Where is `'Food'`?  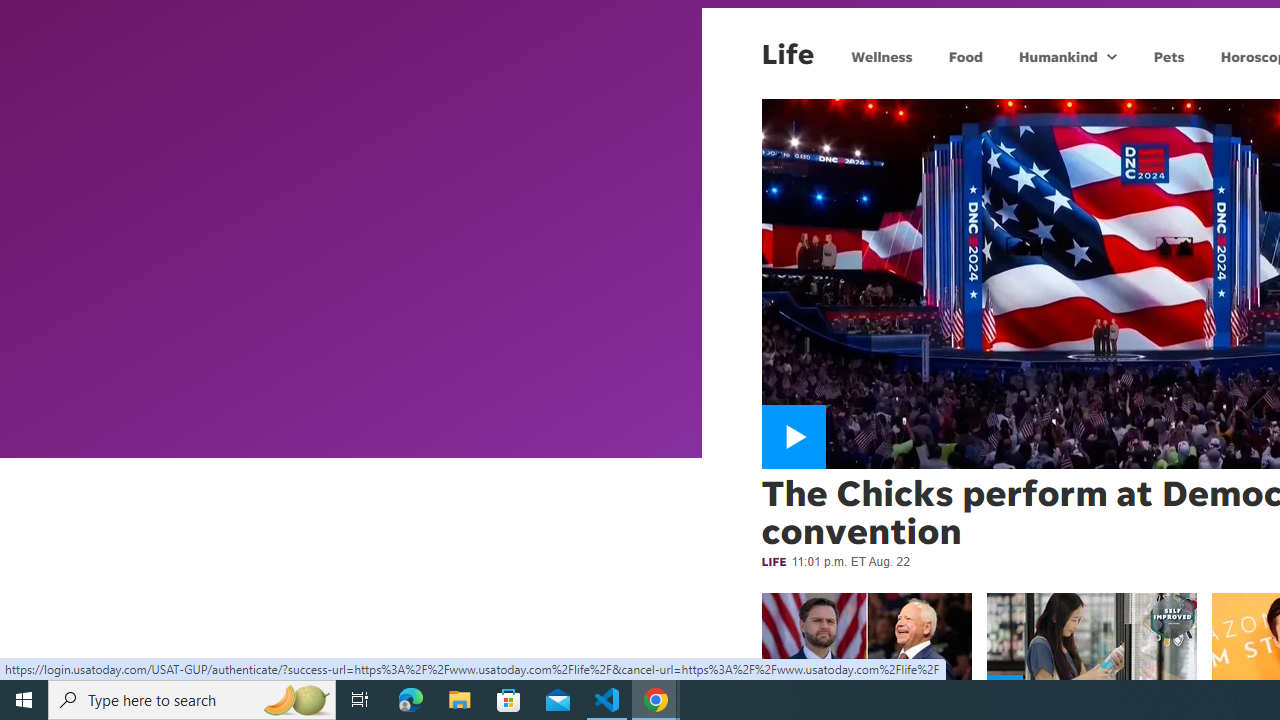
'Food' is located at coordinates (965, 55).